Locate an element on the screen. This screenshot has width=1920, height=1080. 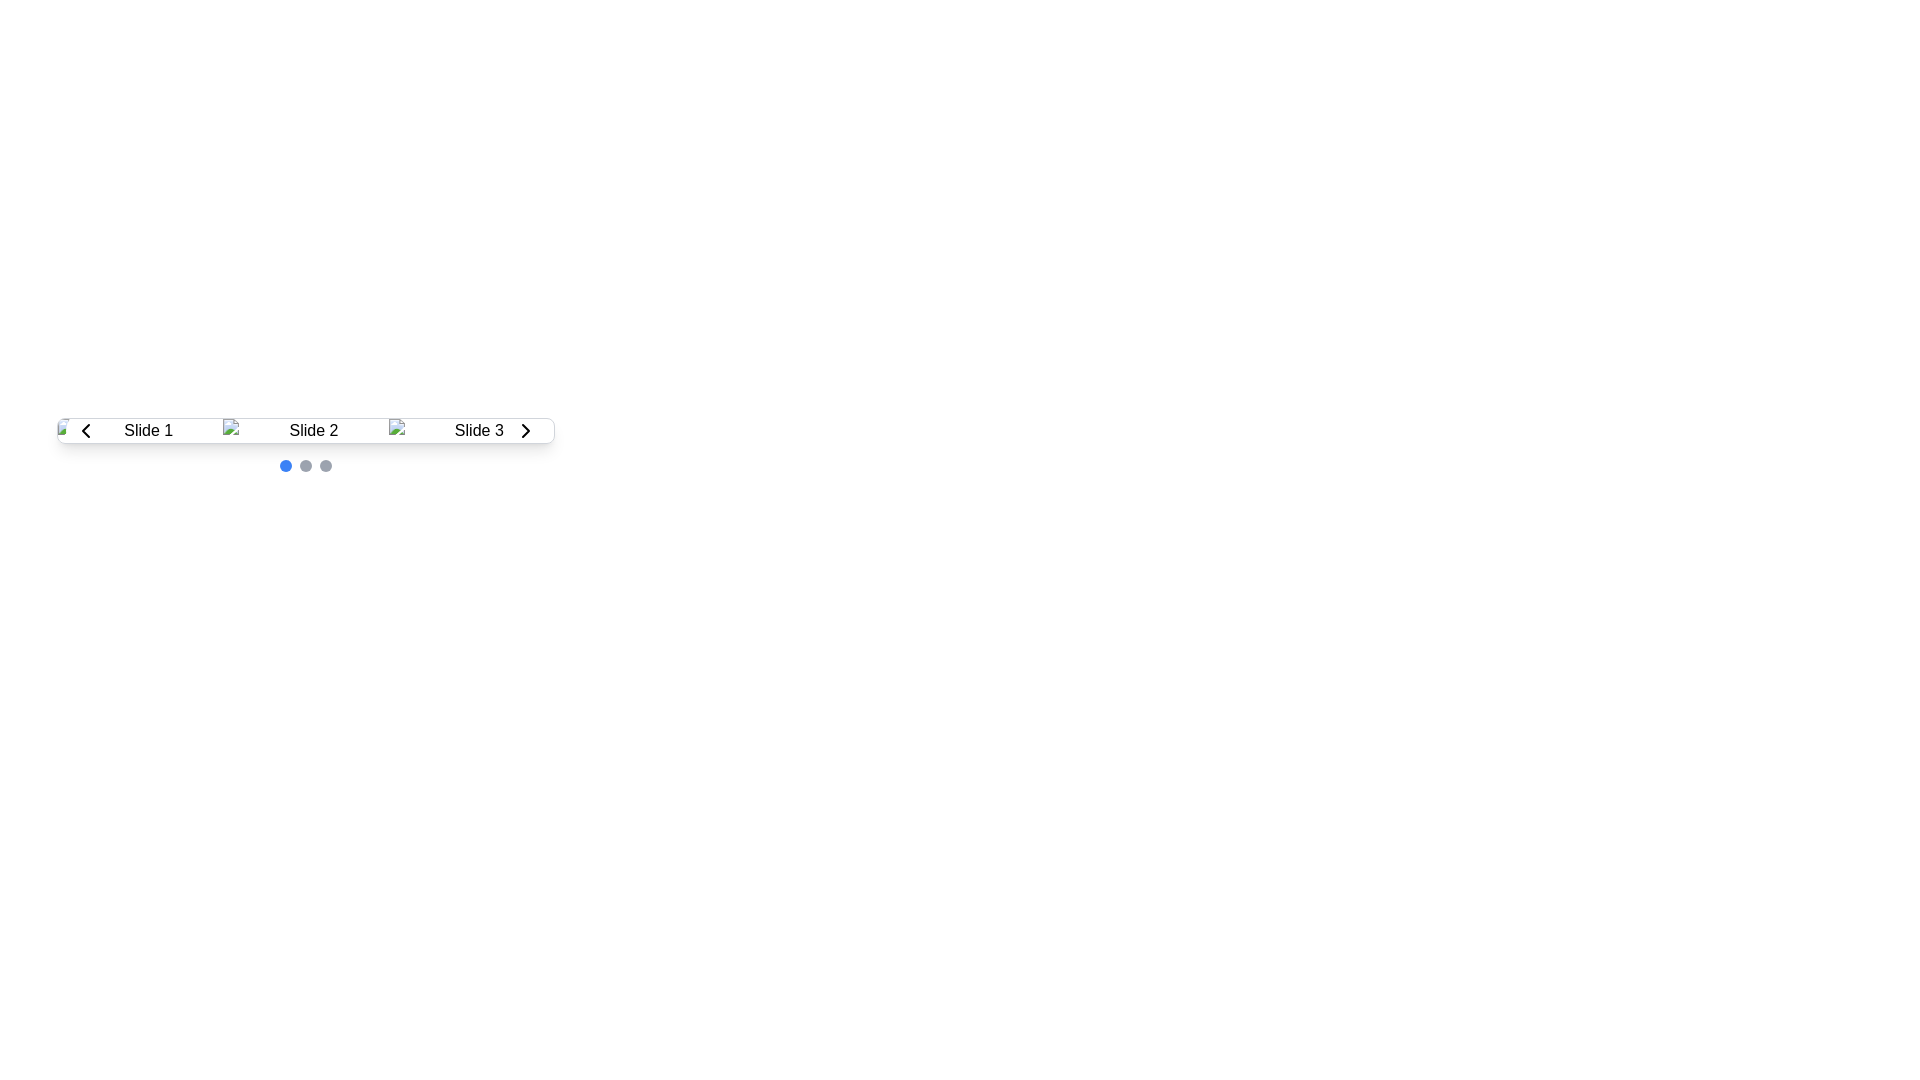
the middle slide labeled 'Slide 2' within the carousel is located at coordinates (305, 430).